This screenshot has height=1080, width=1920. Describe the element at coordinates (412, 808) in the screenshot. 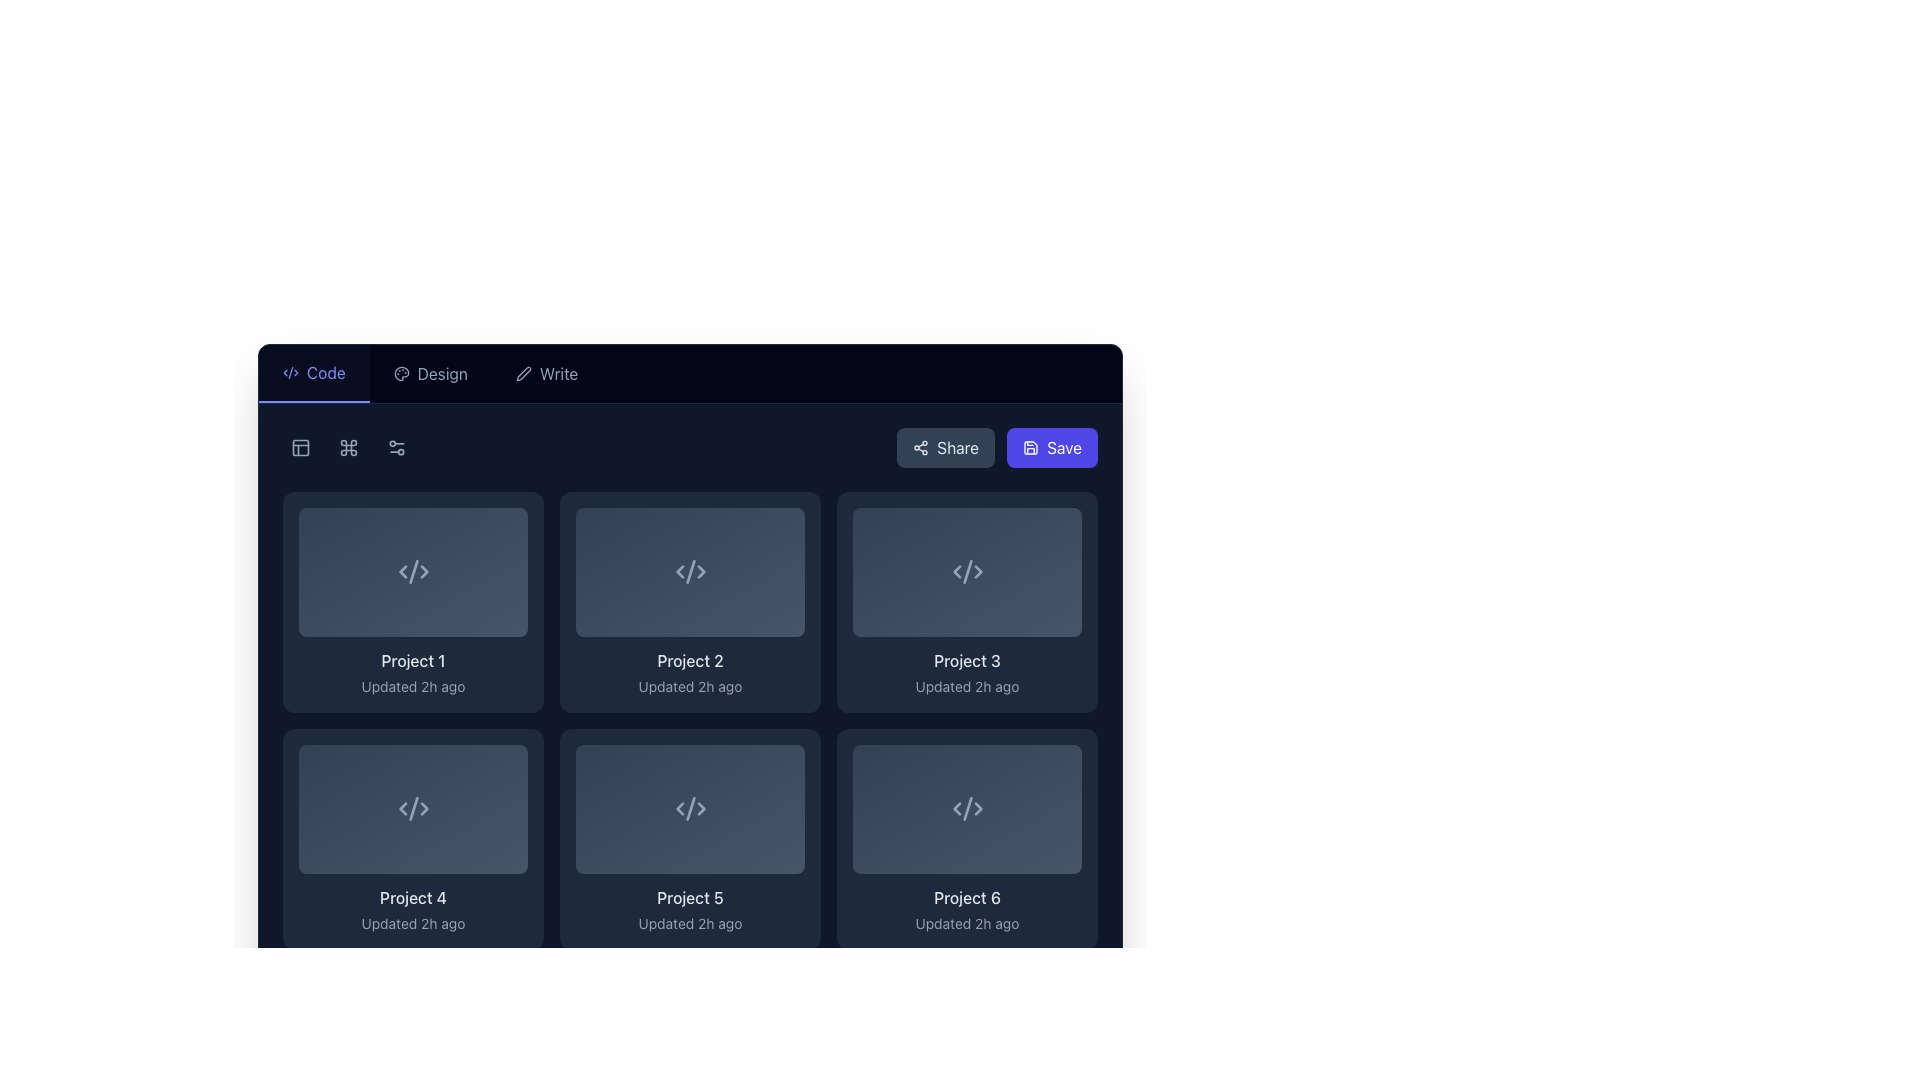

I see `the code tag icon ('<>') located in the first column of the second row within the 'Project 4' card, distinguished by its light gray color` at that location.